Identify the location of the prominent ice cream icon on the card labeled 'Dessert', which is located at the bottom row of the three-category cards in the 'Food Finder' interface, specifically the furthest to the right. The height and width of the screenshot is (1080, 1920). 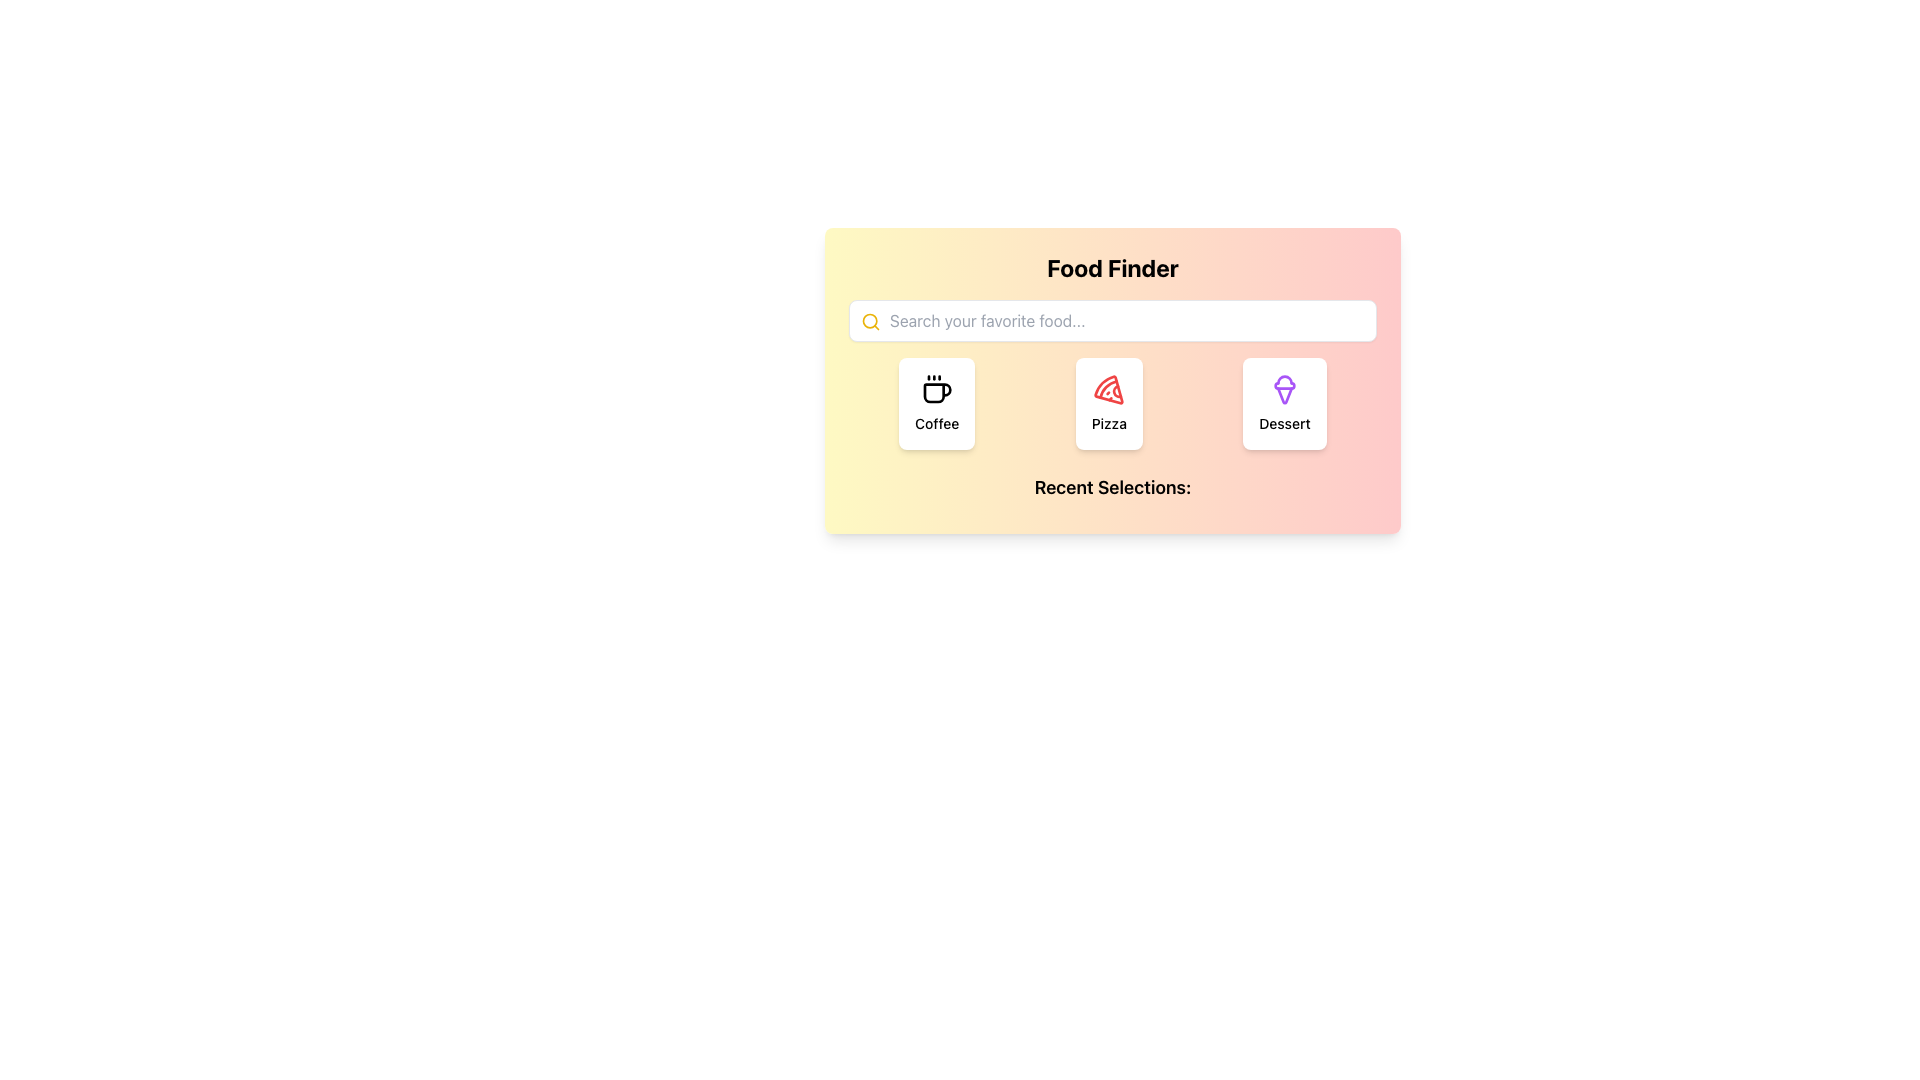
(1285, 389).